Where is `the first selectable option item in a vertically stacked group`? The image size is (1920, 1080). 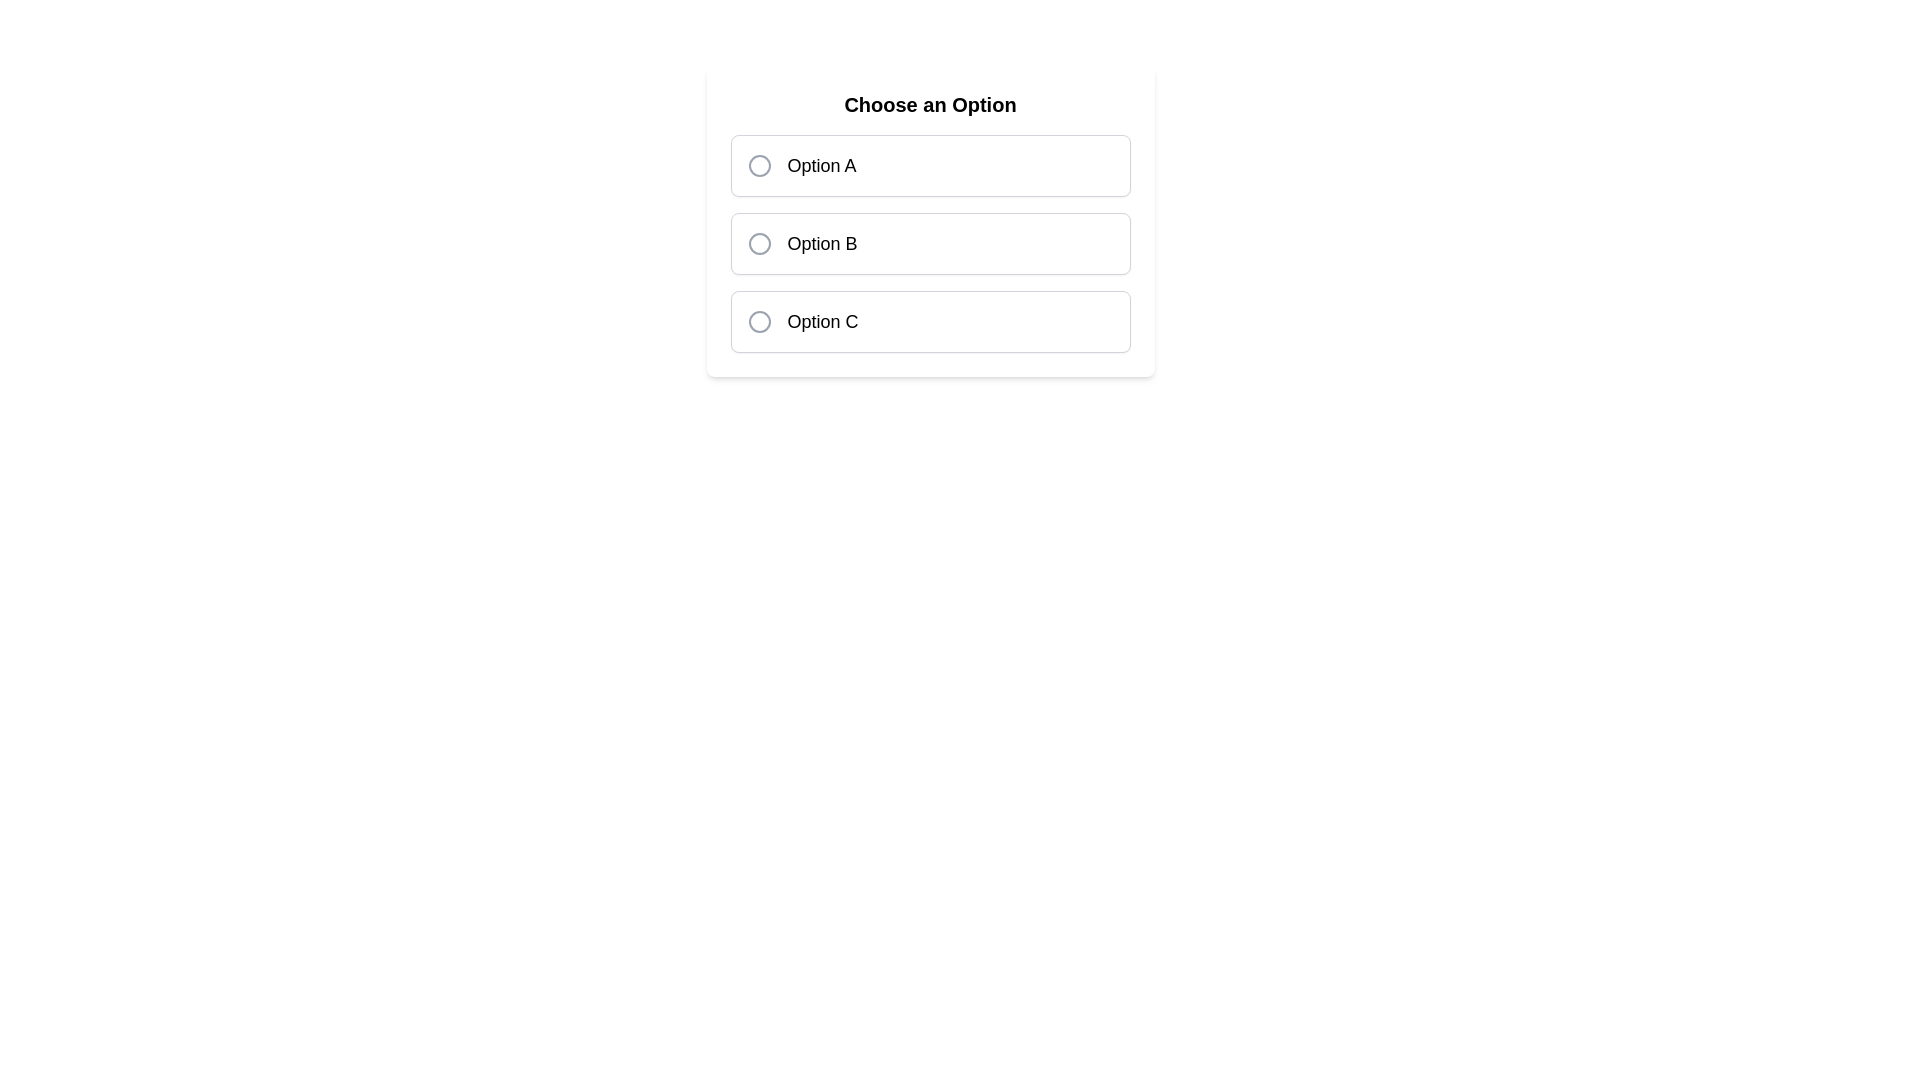
the first selectable option item in a vertically stacked group is located at coordinates (929, 164).